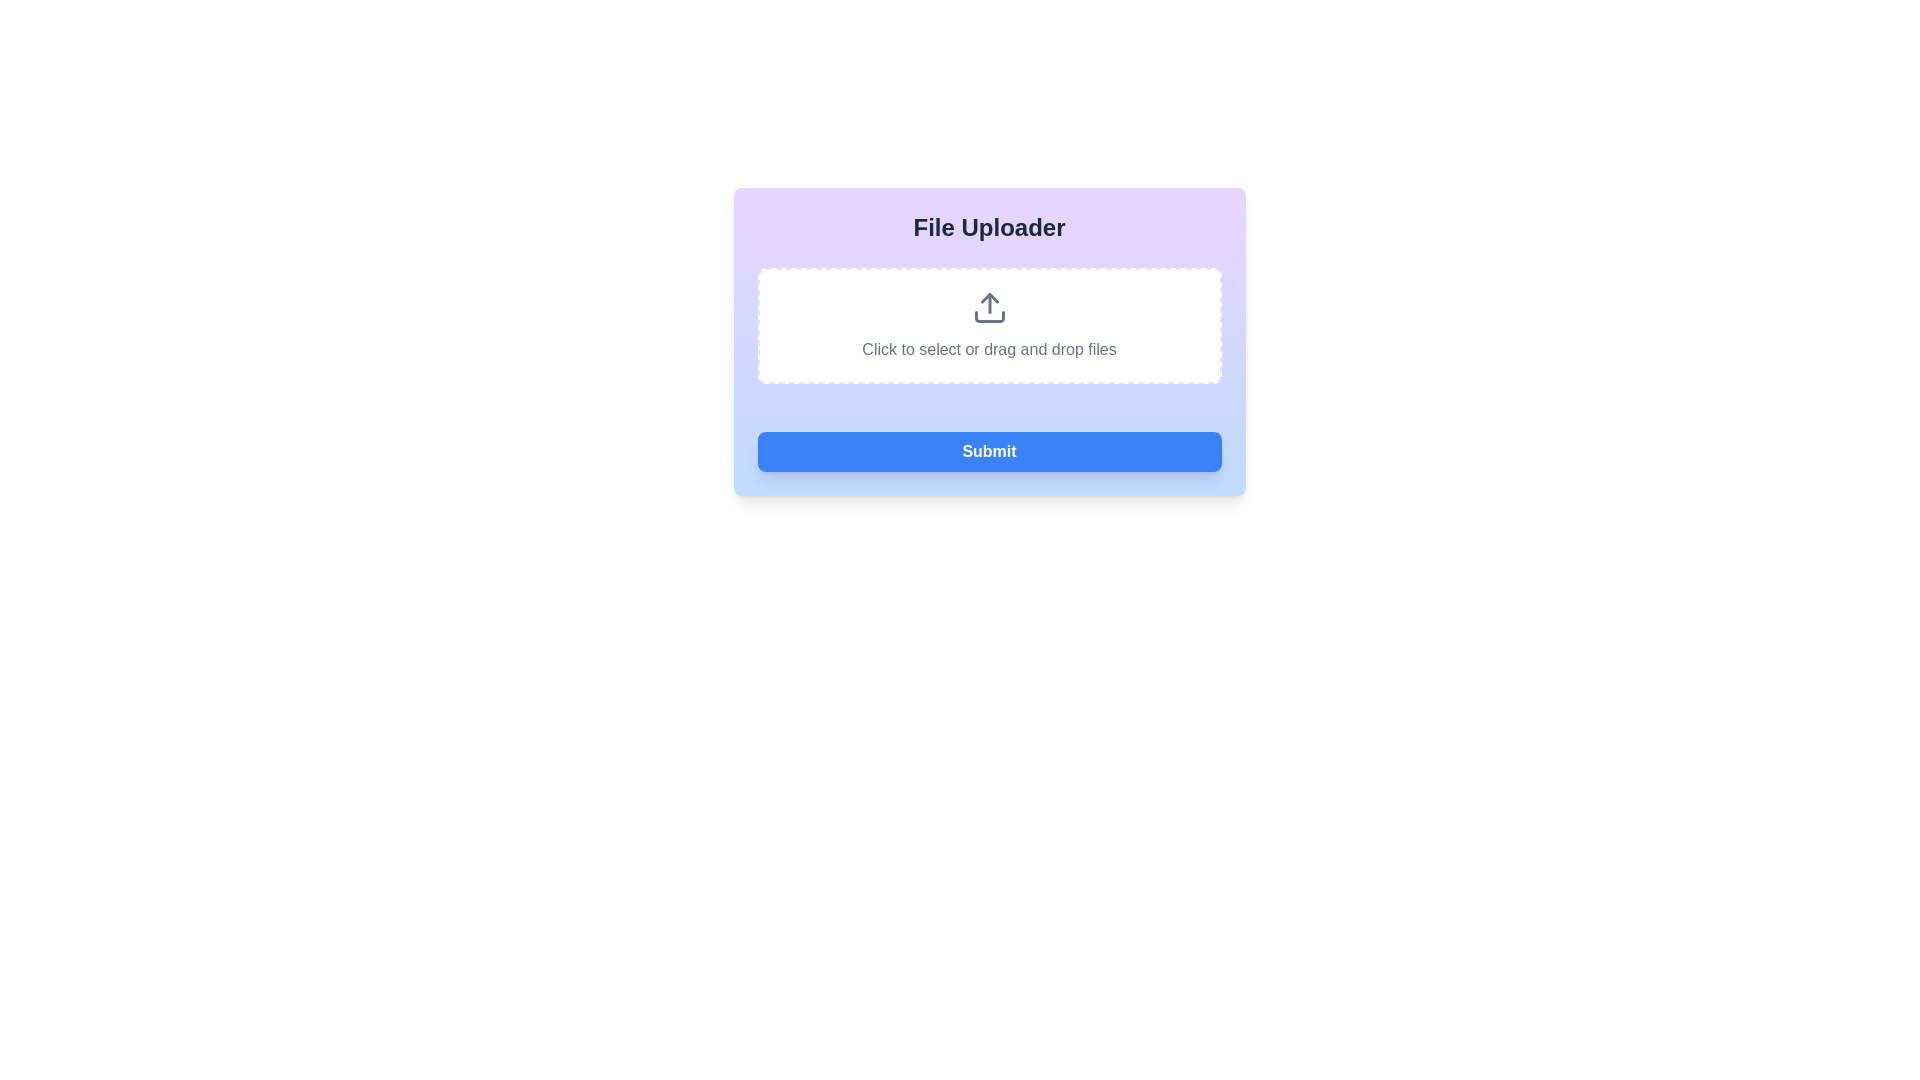  What do you see at coordinates (989, 341) in the screenshot?
I see `the 'Submit' button located below the 'File Uploader' header in the Form panel to proceed with the file upload` at bounding box center [989, 341].